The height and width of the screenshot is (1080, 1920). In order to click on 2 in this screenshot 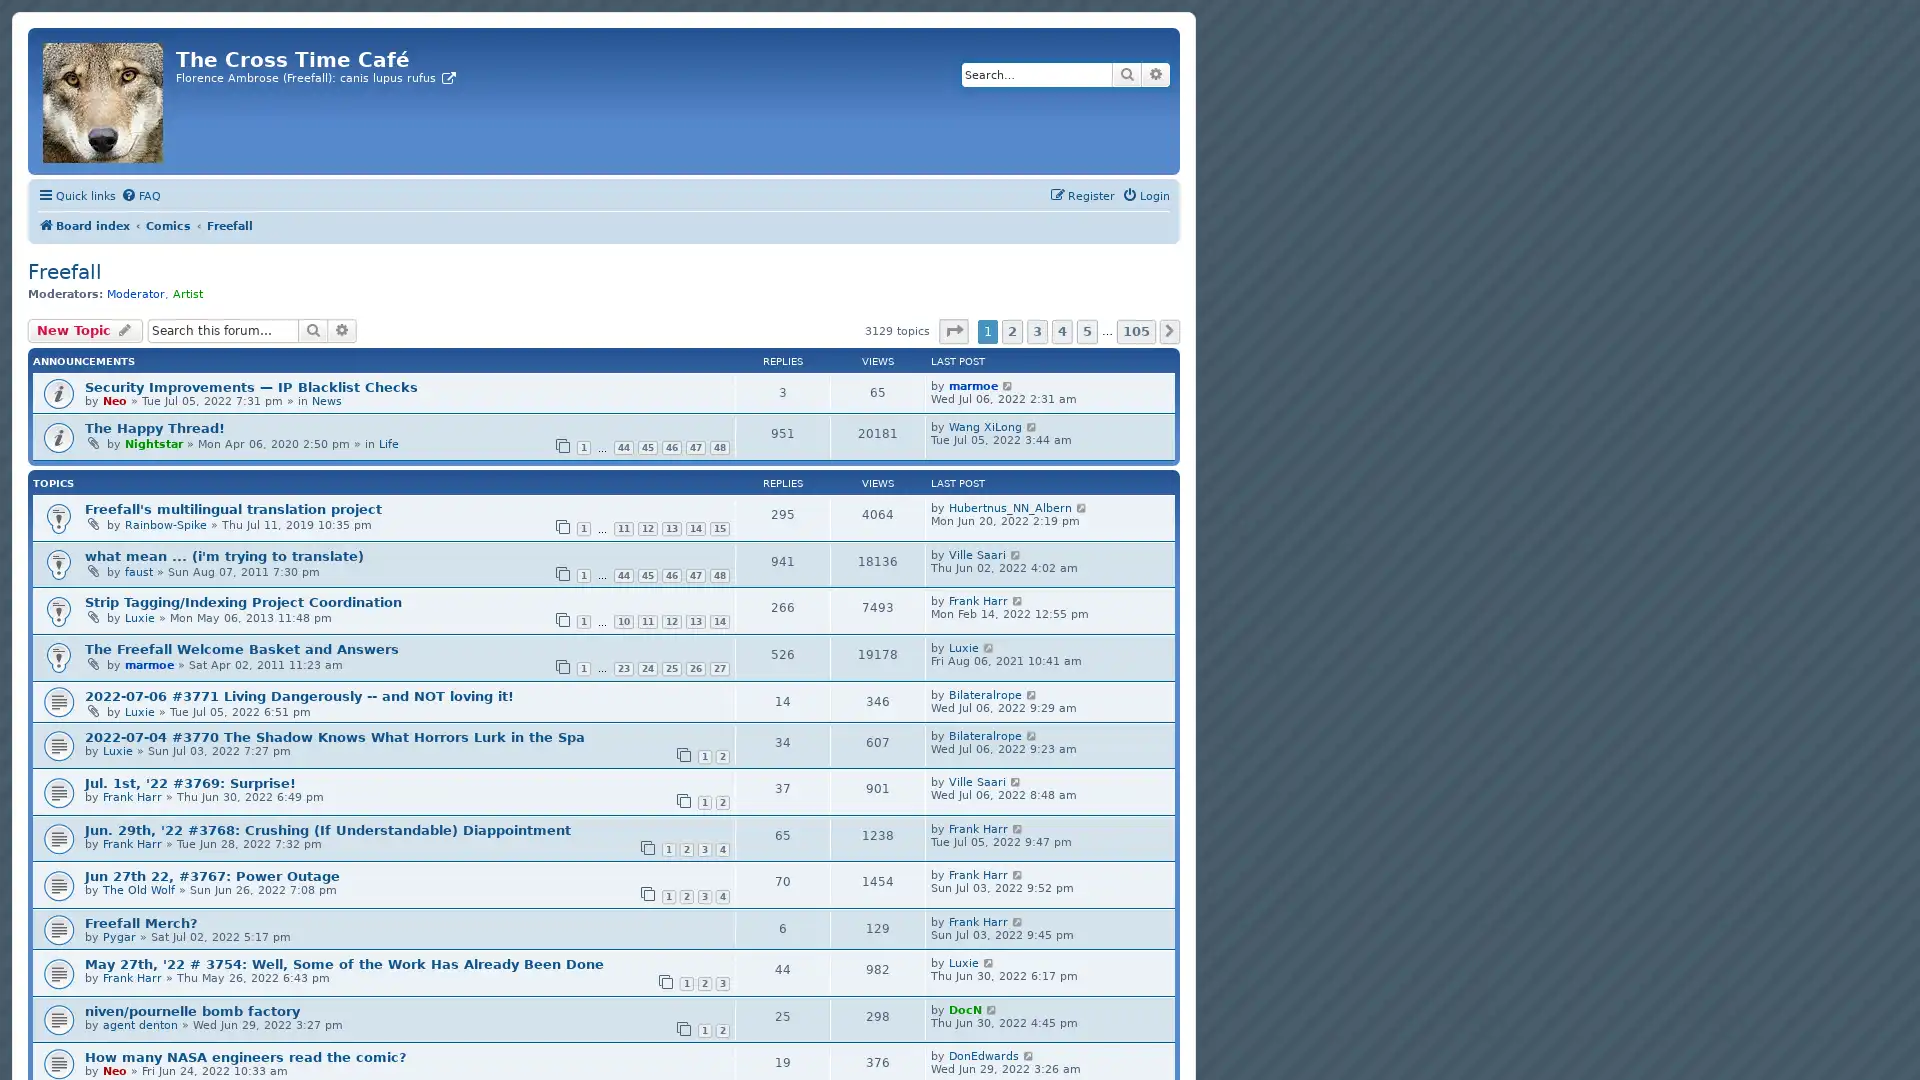, I will do `click(1012, 330)`.